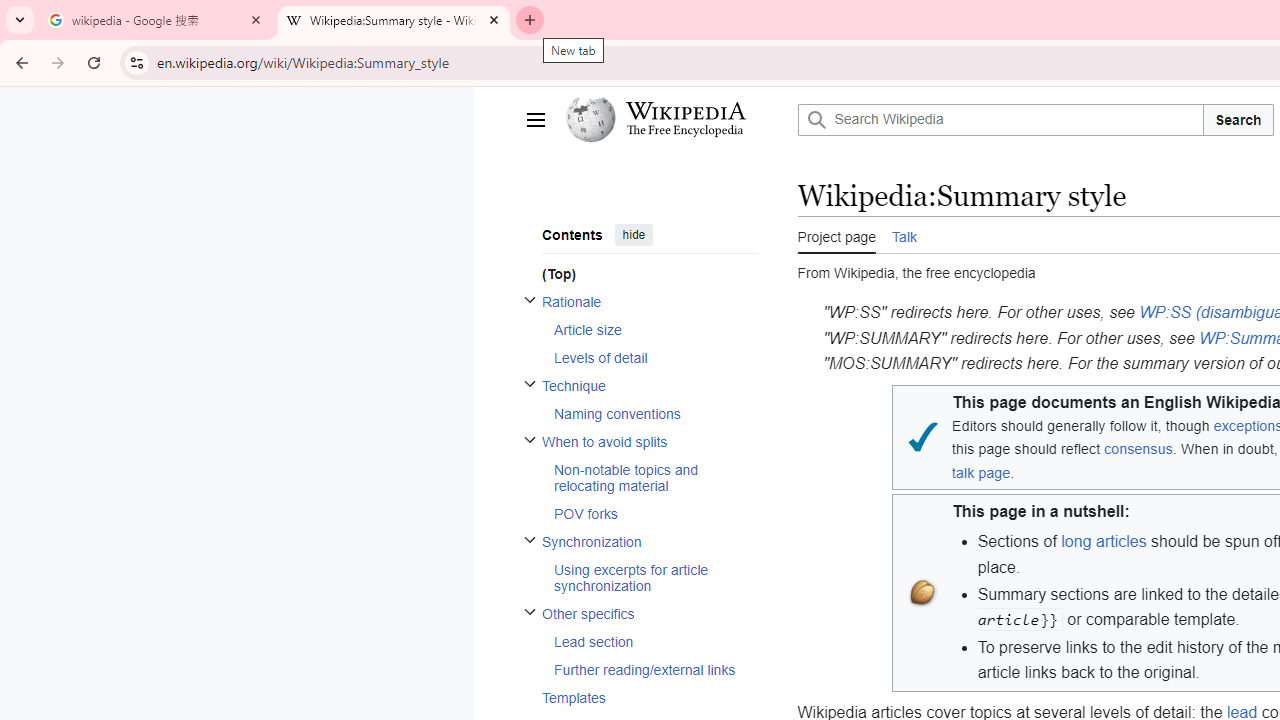 The image size is (1280, 720). What do you see at coordinates (529, 610) in the screenshot?
I see `'Toggle Other specifics subsection'` at bounding box center [529, 610].